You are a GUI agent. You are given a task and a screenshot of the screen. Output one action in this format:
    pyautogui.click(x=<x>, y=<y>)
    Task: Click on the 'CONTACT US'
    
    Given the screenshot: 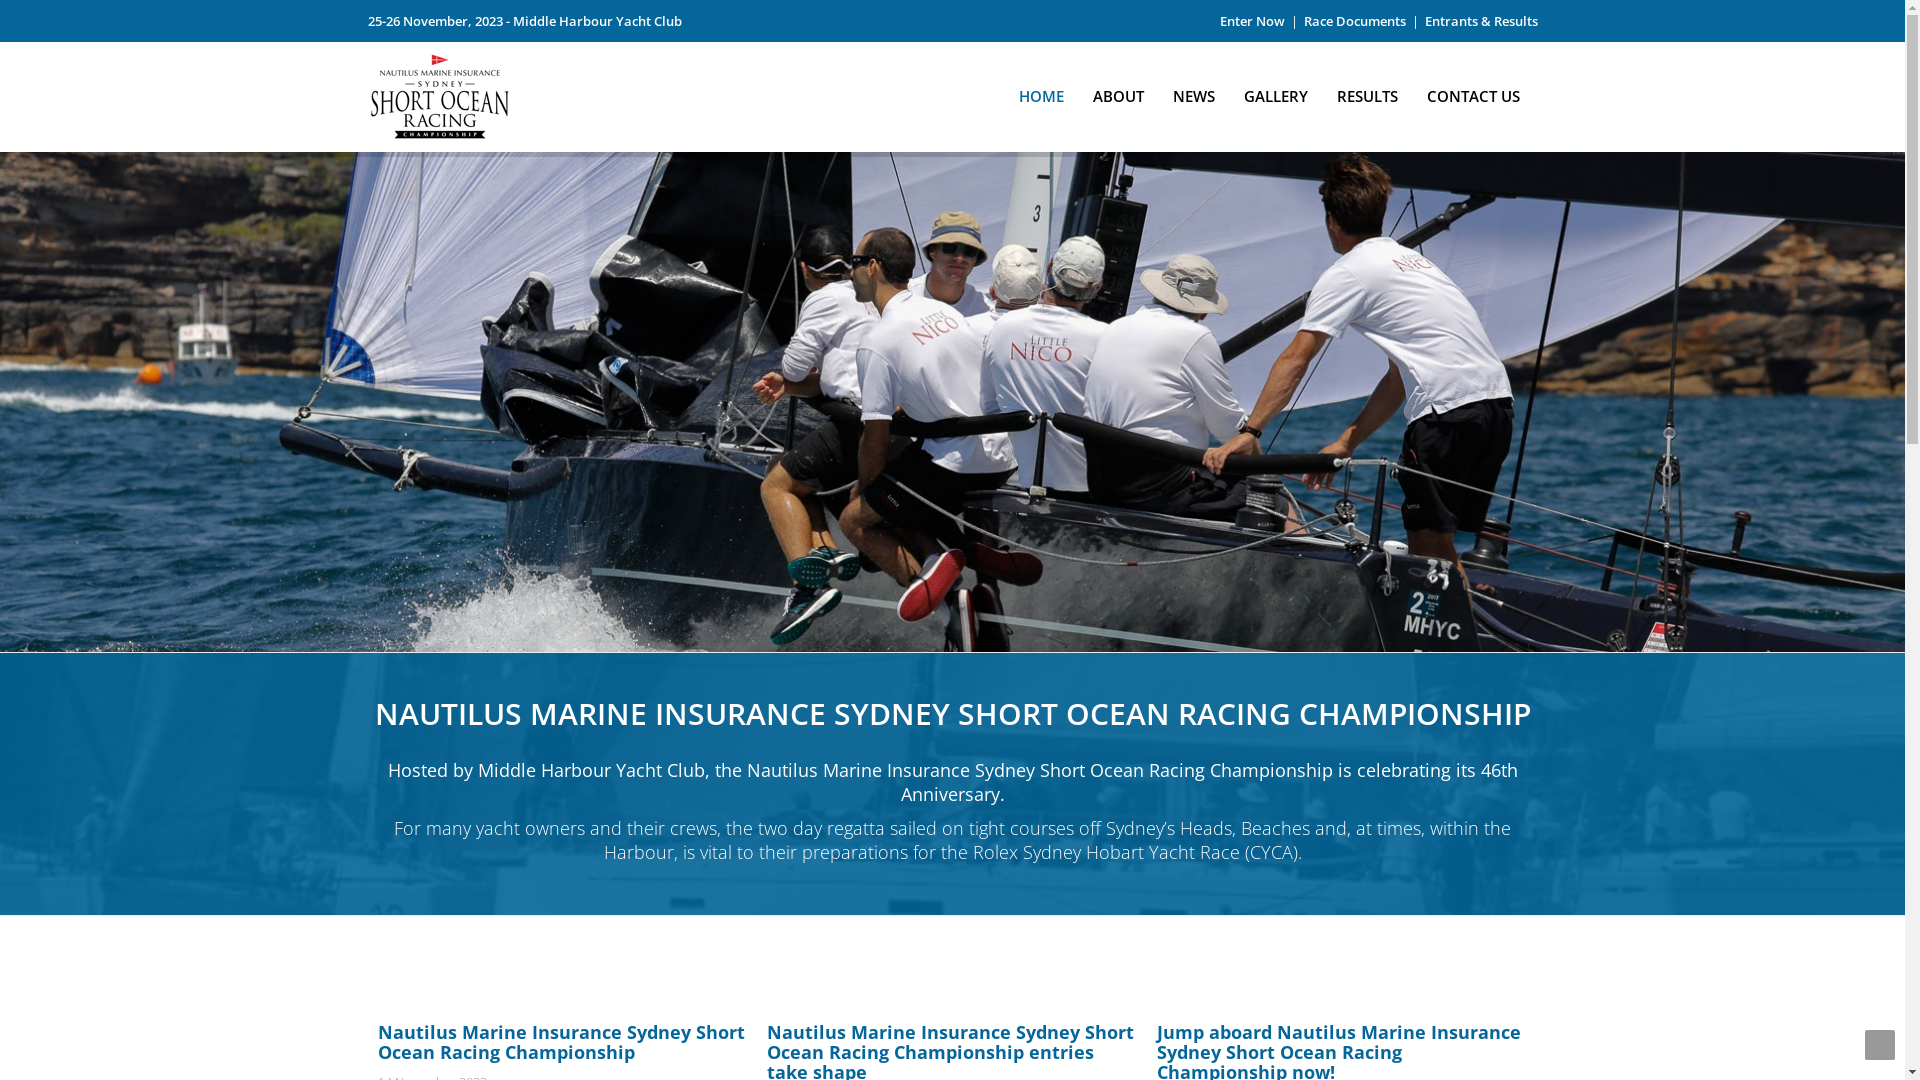 What is the action you would take?
    pyautogui.click(x=1414, y=90)
    